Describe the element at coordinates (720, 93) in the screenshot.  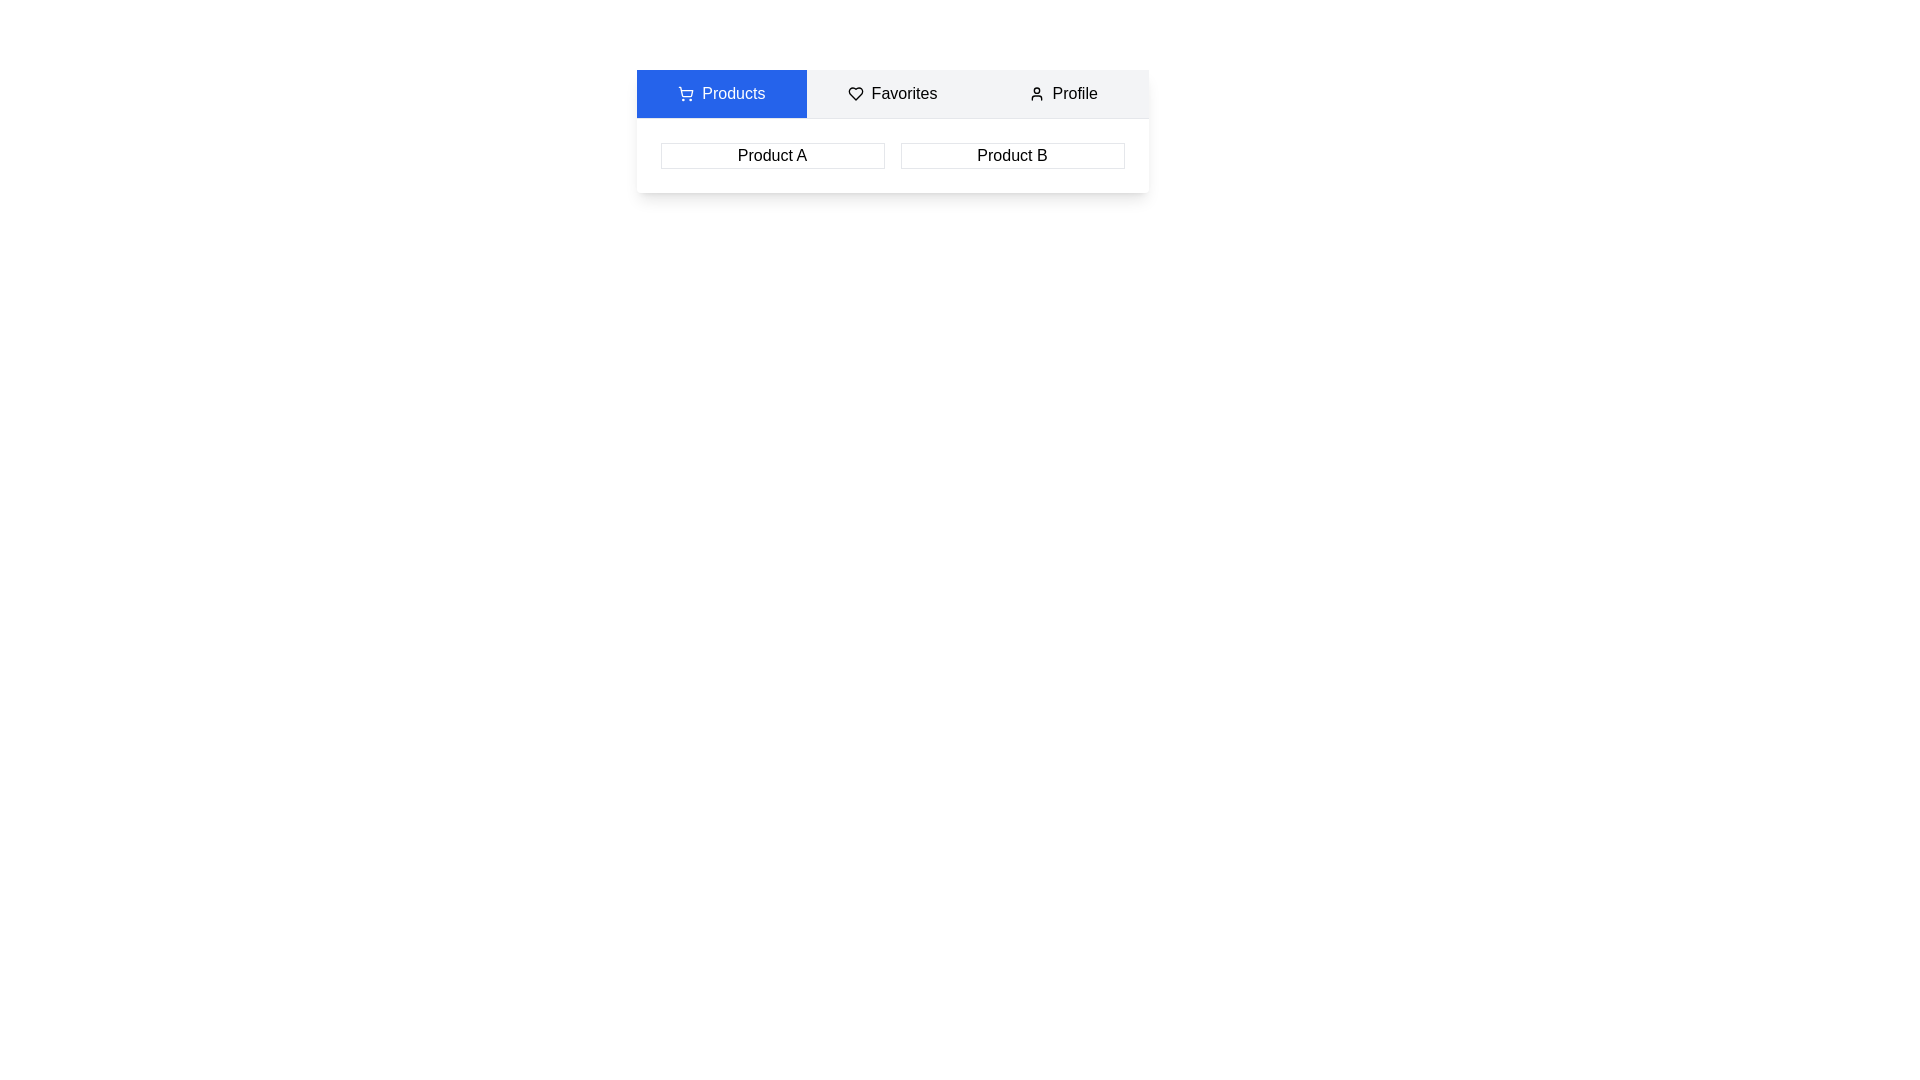
I see `the 'Products' tab to view its content` at that location.